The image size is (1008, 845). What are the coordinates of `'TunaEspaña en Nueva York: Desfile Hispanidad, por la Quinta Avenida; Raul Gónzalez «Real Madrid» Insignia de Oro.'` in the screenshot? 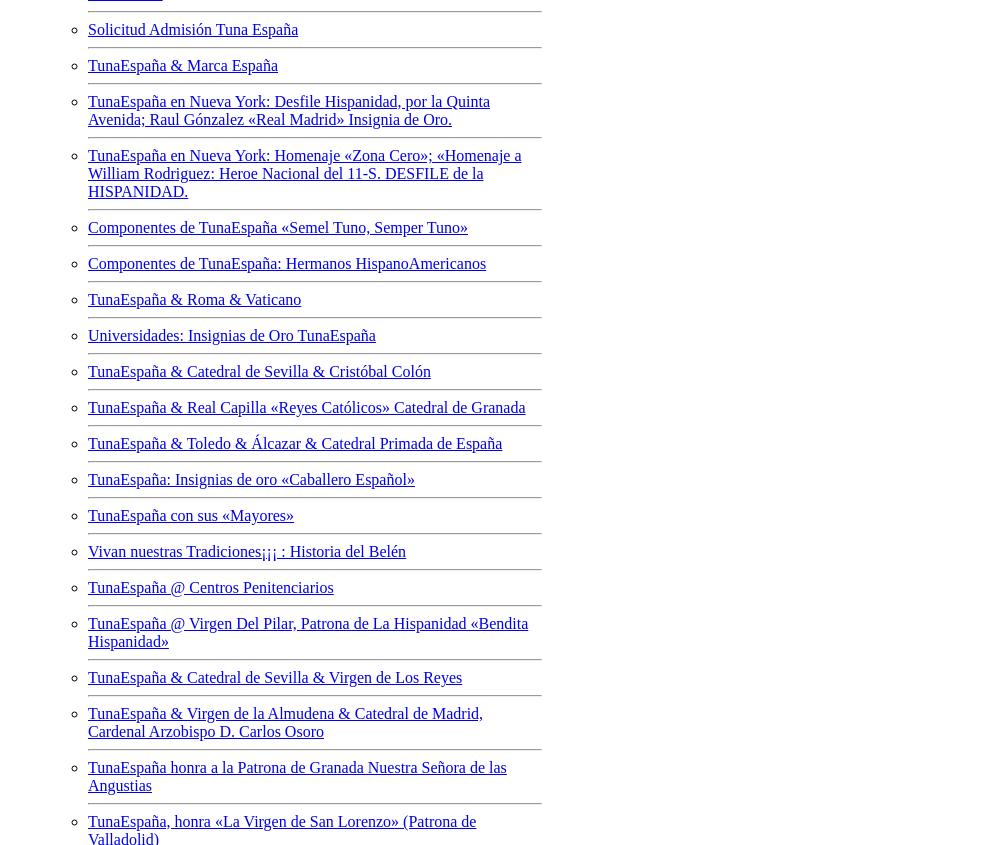 It's located at (288, 109).